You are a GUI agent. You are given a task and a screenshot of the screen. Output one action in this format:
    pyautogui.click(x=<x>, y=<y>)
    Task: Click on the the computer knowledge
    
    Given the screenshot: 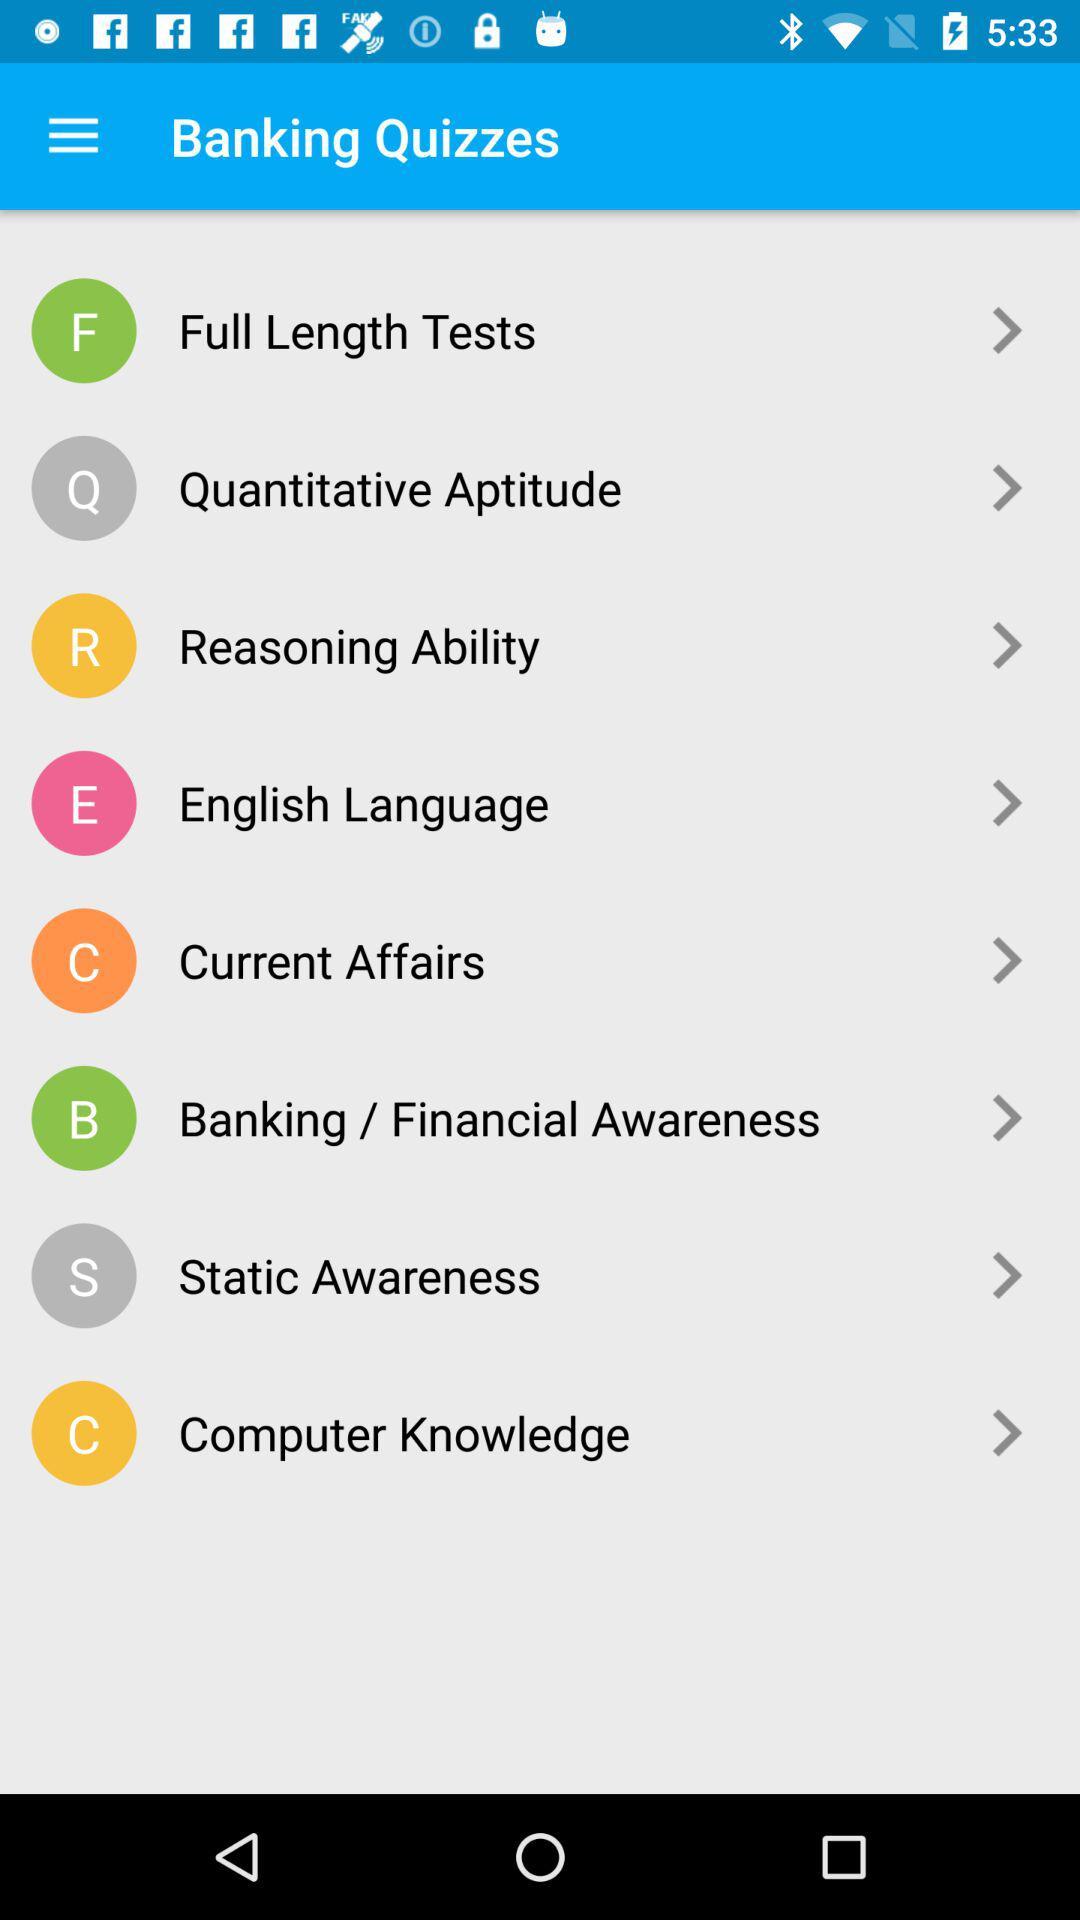 What is the action you would take?
    pyautogui.click(x=561, y=1431)
    